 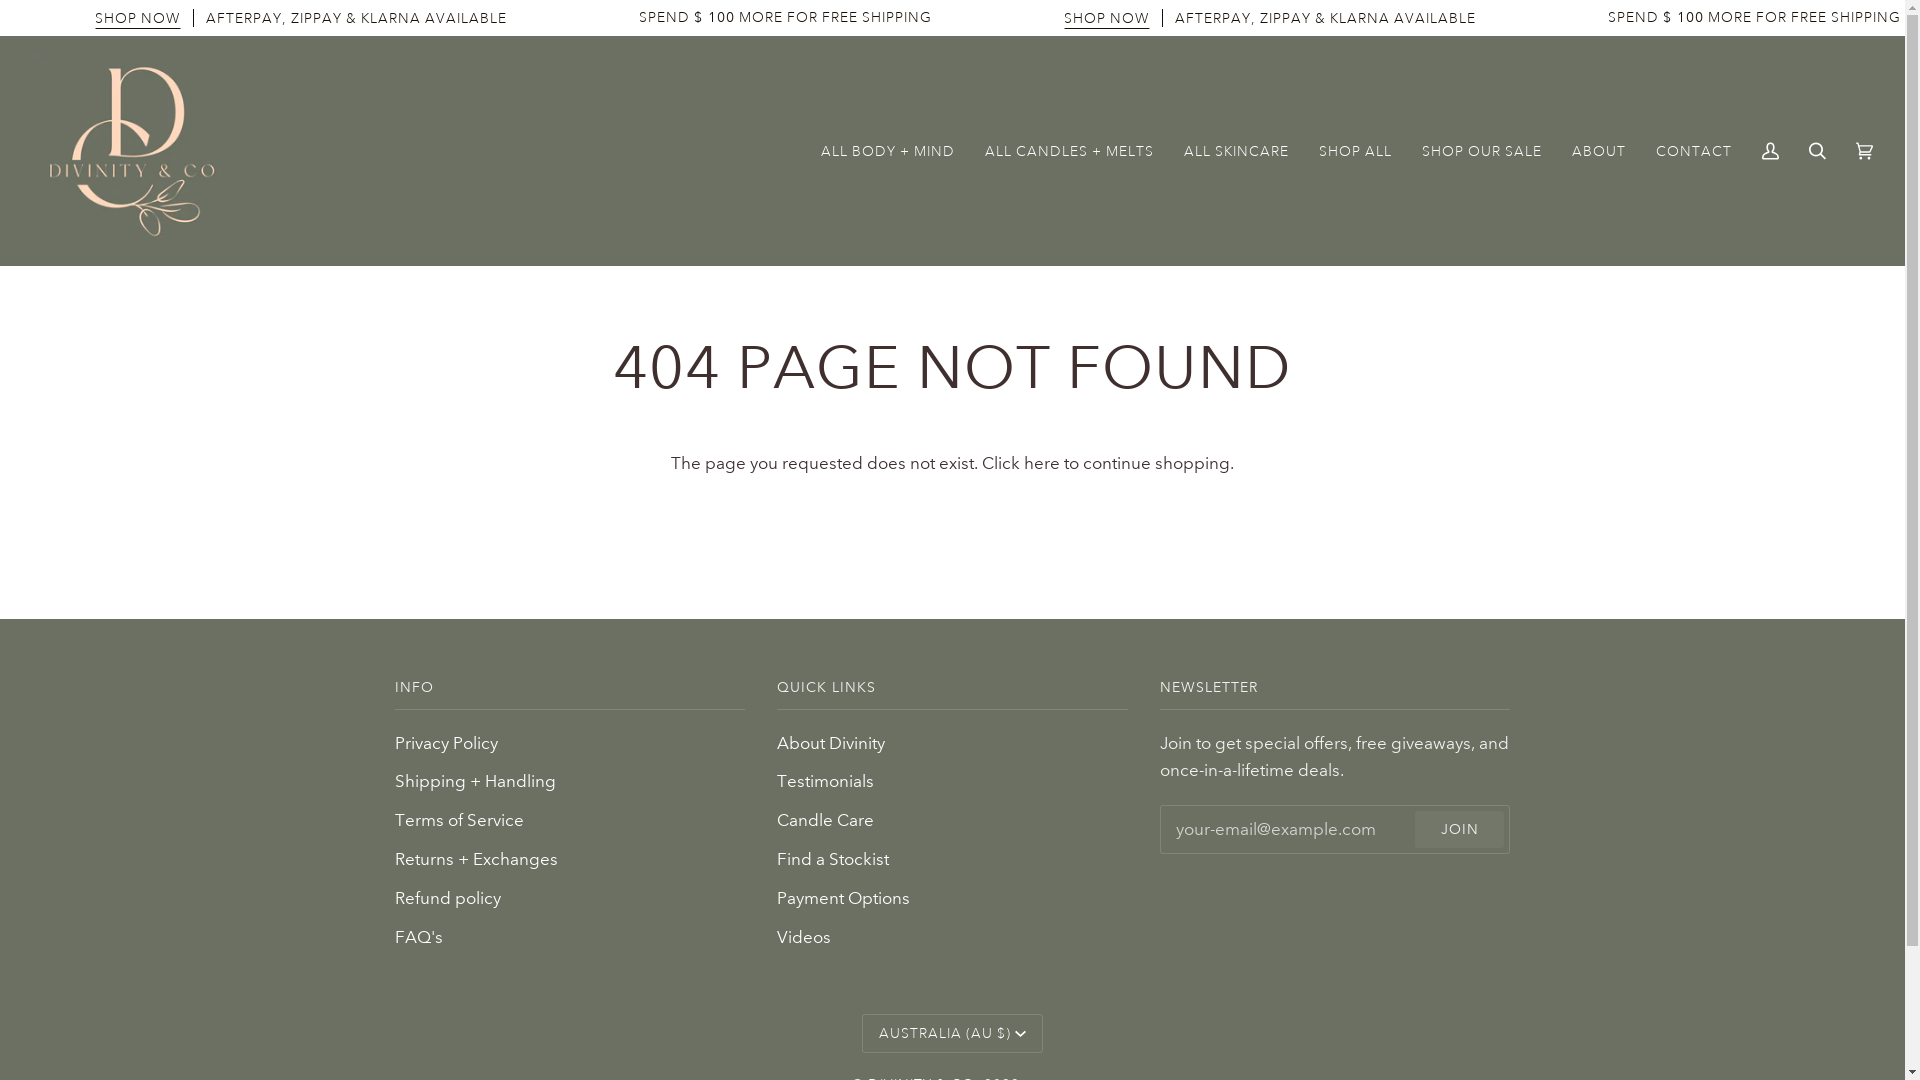 What do you see at coordinates (843, 897) in the screenshot?
I see `'Payment Options'` at bounding box center [843, 897].